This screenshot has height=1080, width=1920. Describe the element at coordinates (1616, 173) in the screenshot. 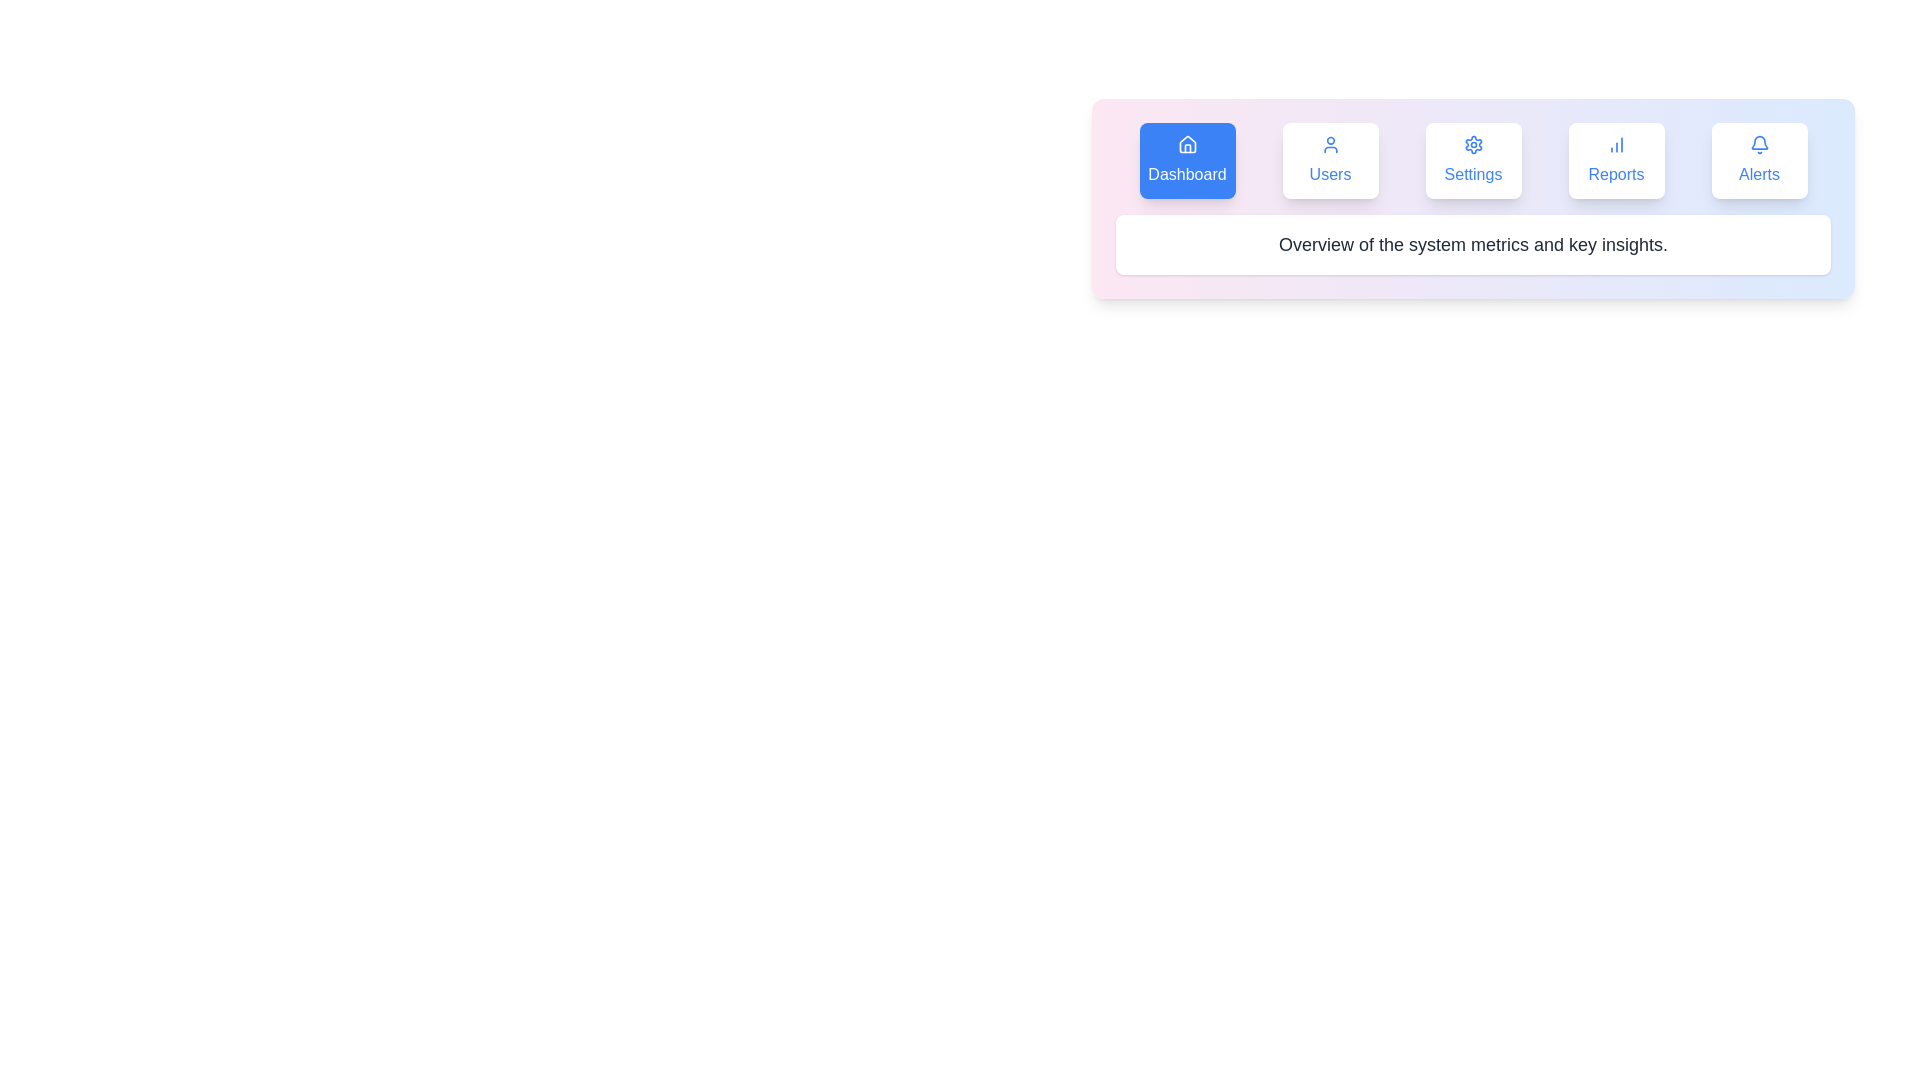

I see `the text label that indicates the purpose of the 'Reports' button, which is located at the bottom of the button in the navigation bar` at that location.